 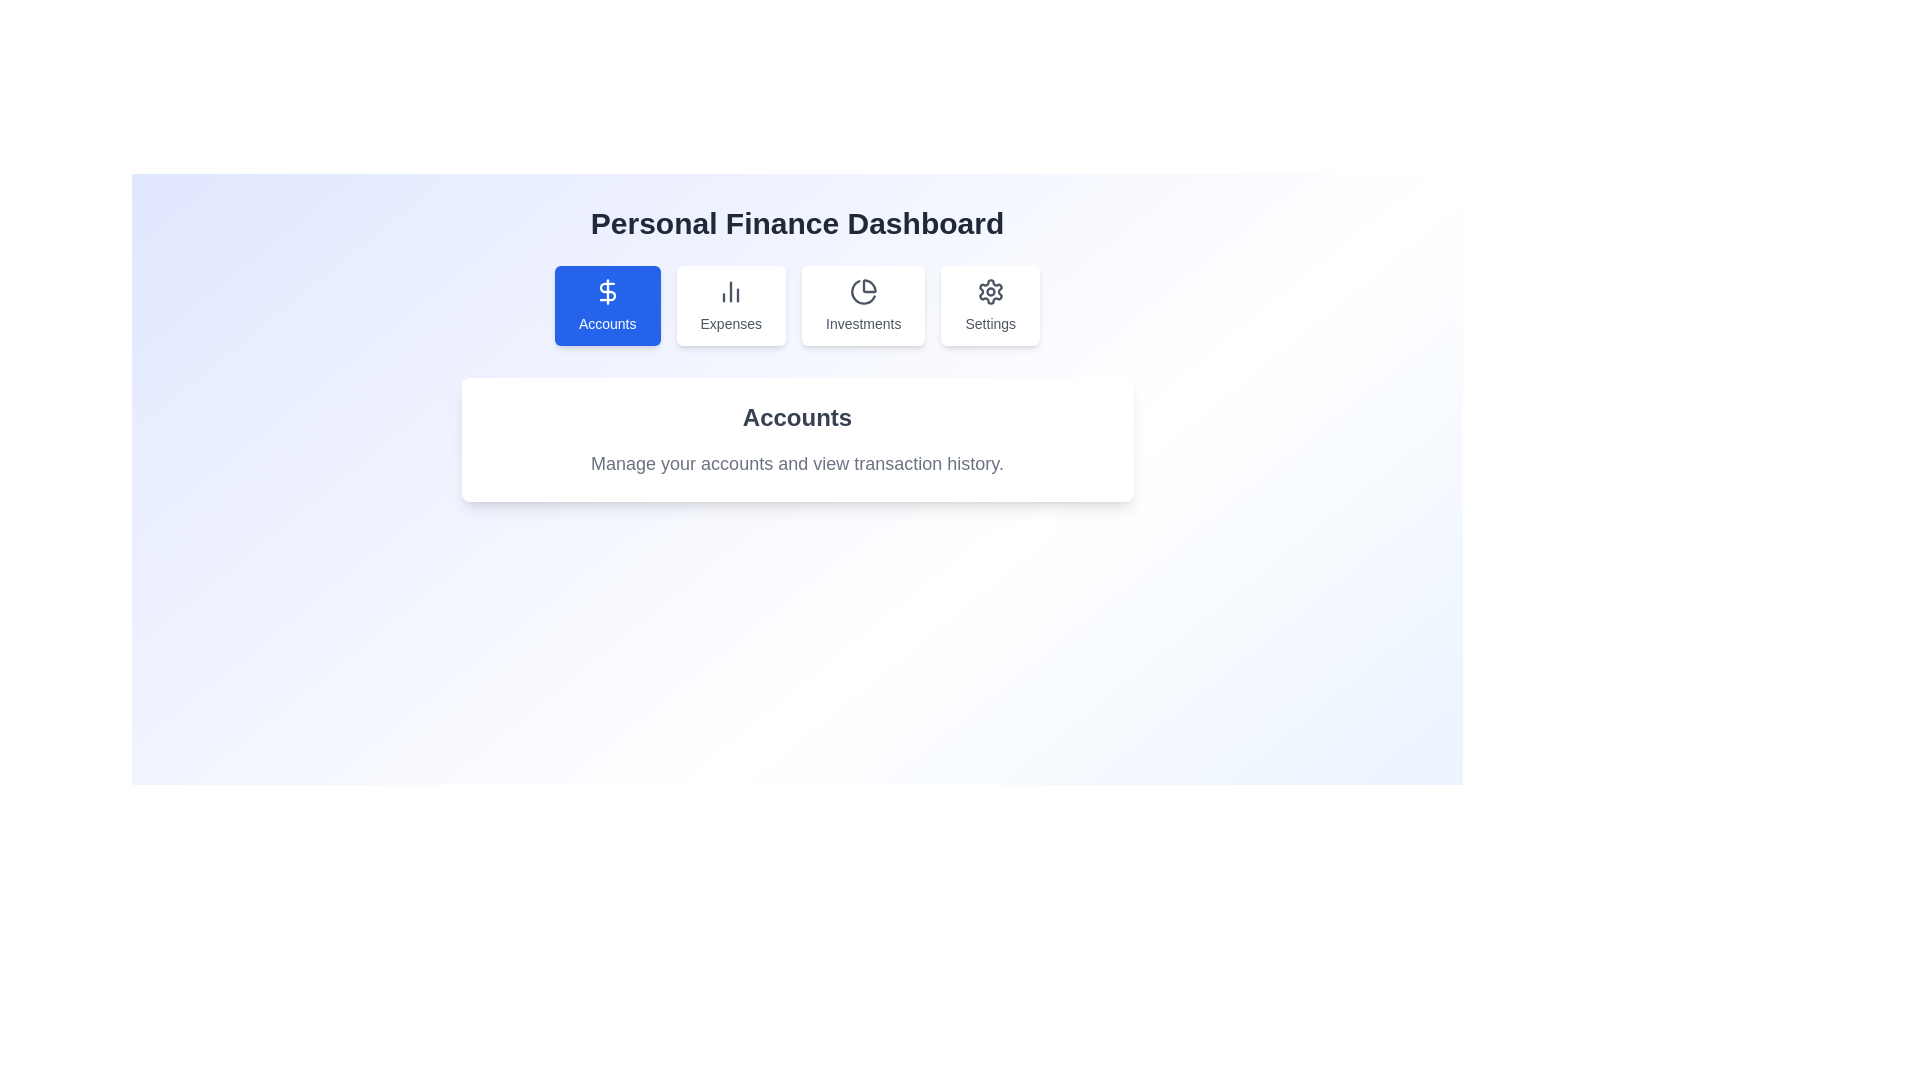 What do you see at coordinates (990, 292) in the screenshot?
I see `the gear icon located in the Settings section of the navigation menu` at bounding box center [990, 292].